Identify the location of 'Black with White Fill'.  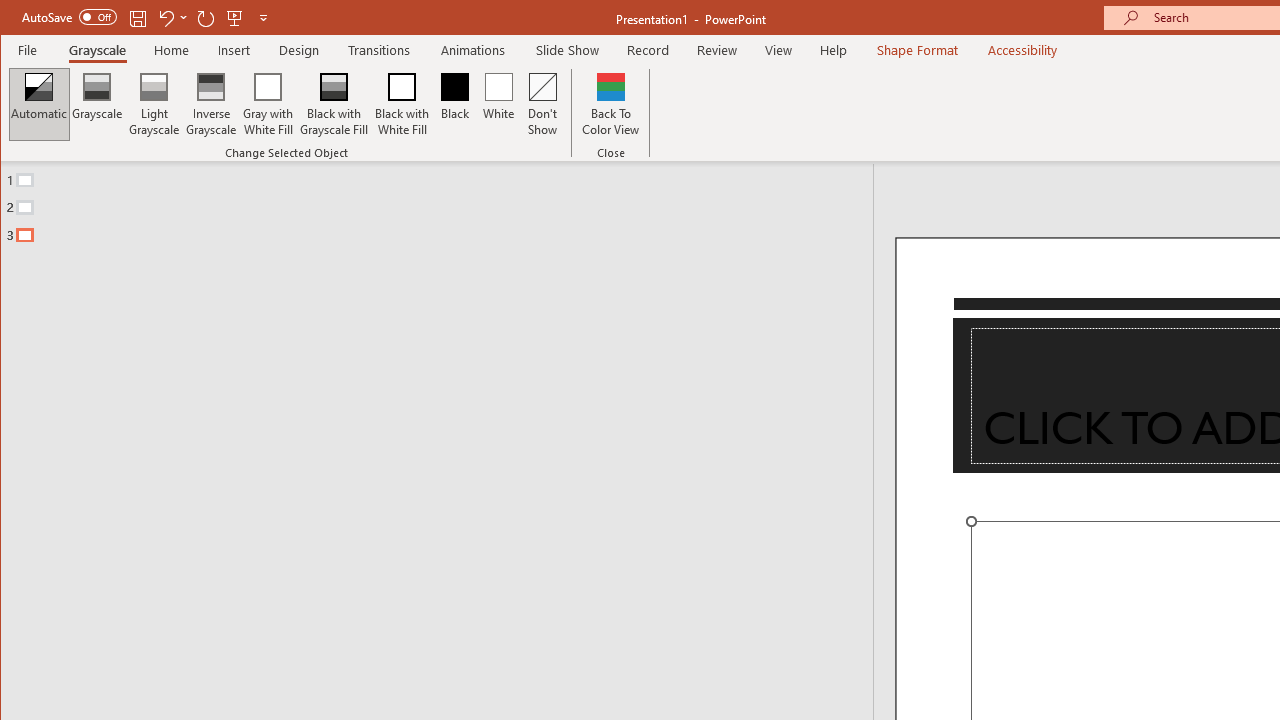
(401, 104).